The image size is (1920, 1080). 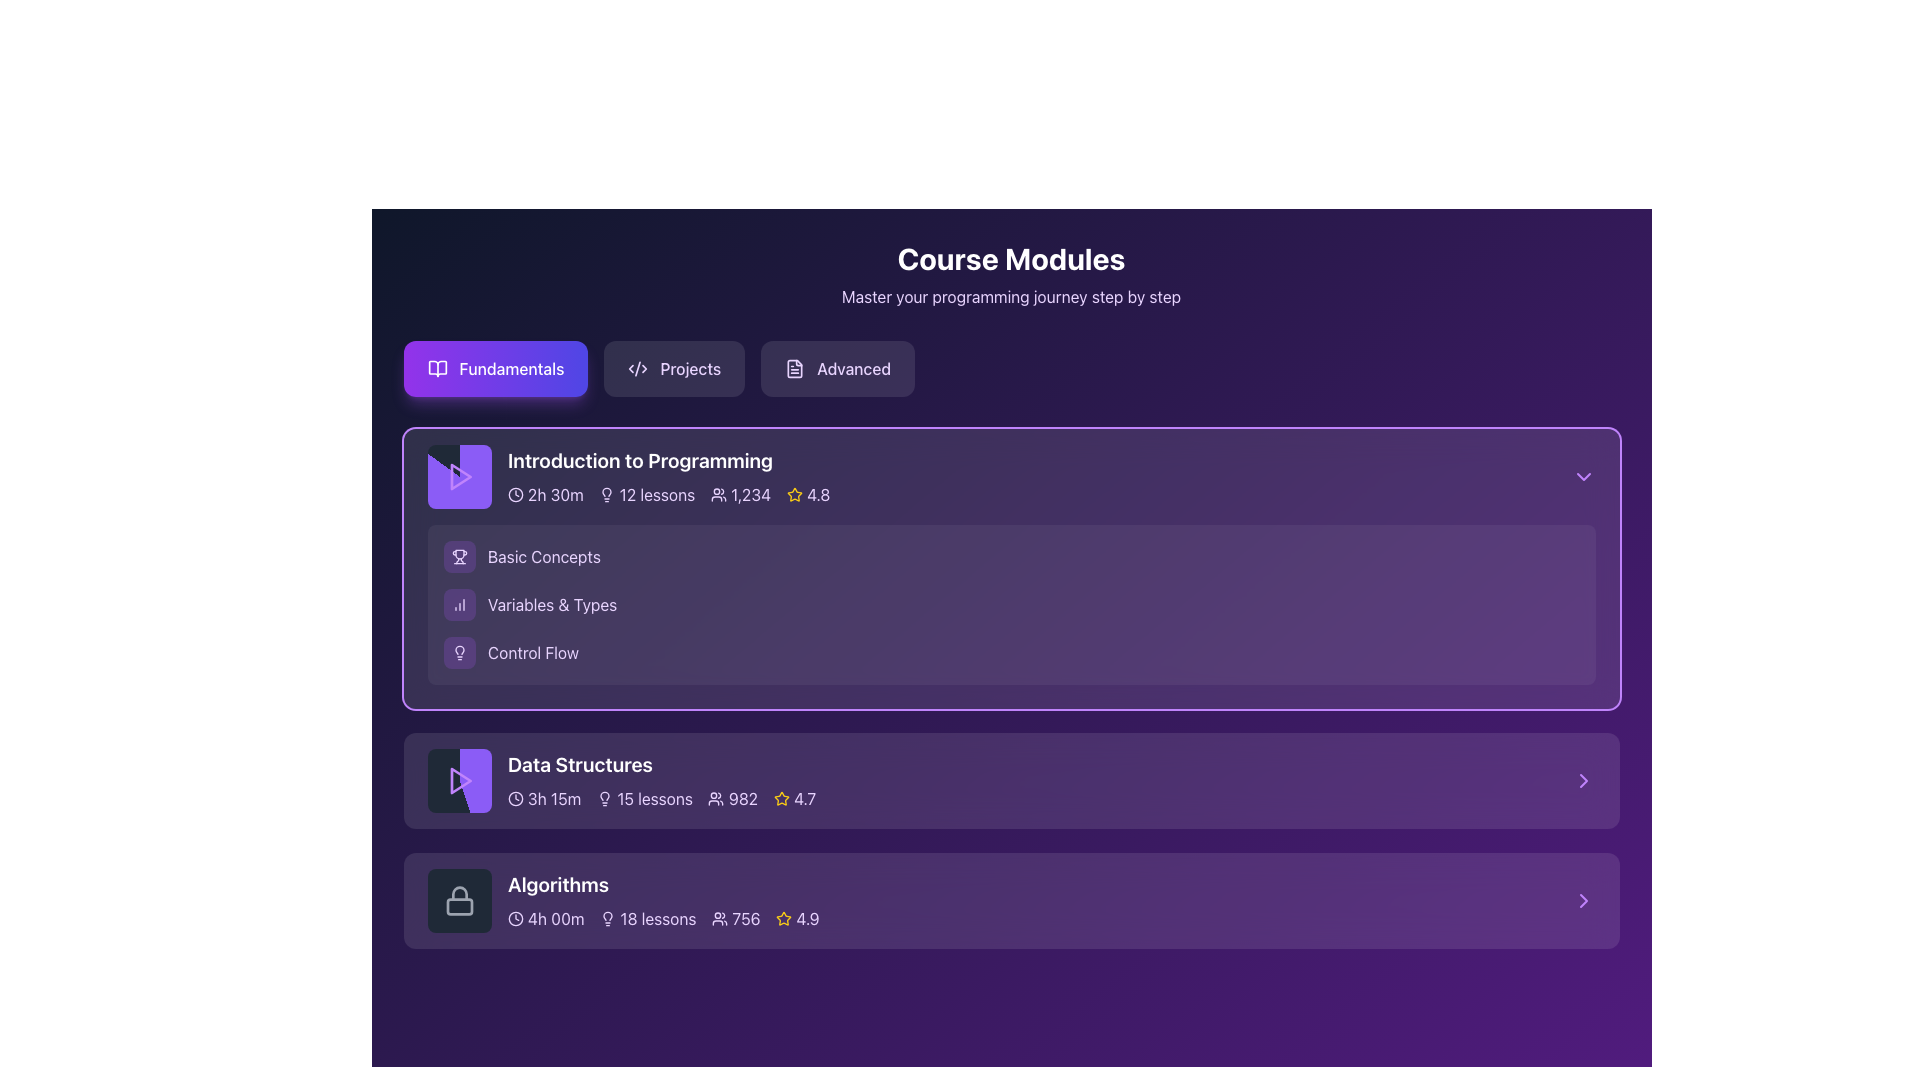 What do you see at coordinates (515, 797) in the screenshot?
I see `the circular element of the clock icon located in the 'Data Structures' block, which defines the clock's outline` at bounding box center [515, 797].